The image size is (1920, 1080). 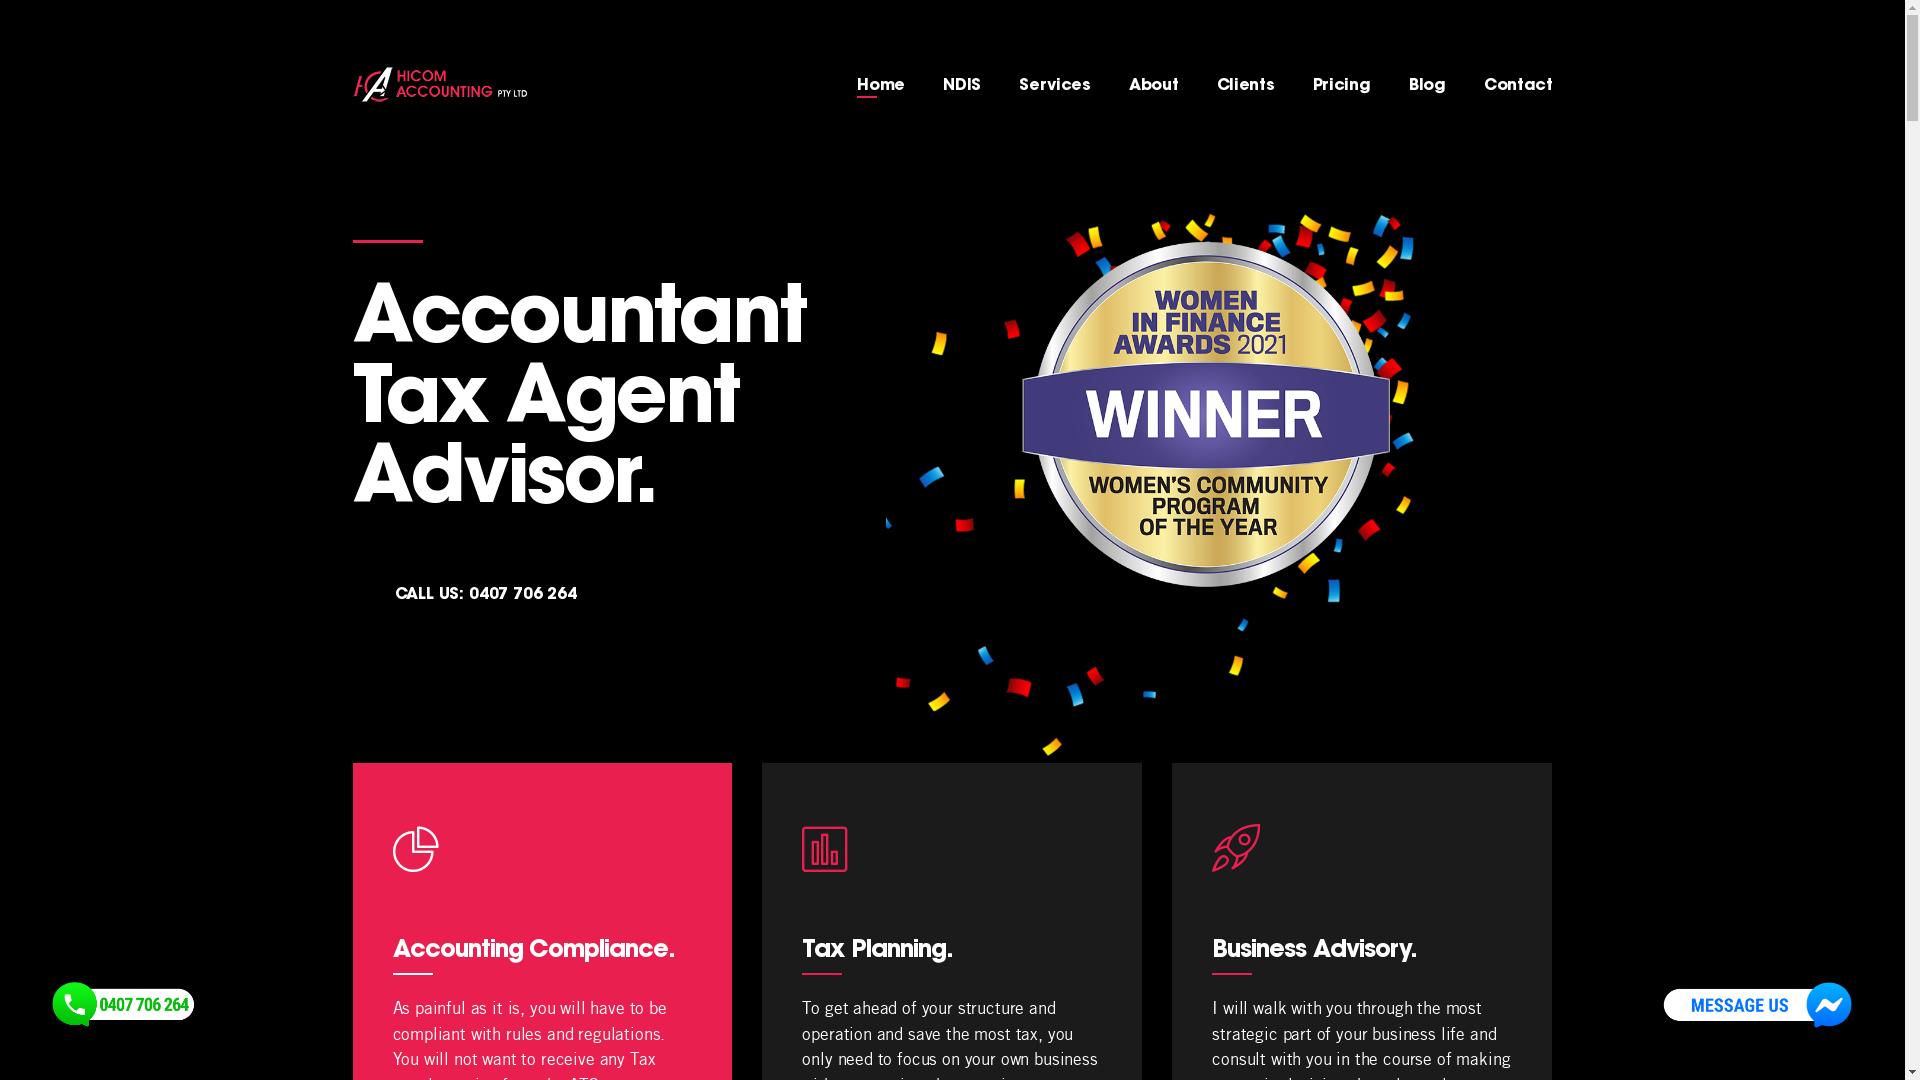 I want to click on 'About', so click(x=1153, y=84).